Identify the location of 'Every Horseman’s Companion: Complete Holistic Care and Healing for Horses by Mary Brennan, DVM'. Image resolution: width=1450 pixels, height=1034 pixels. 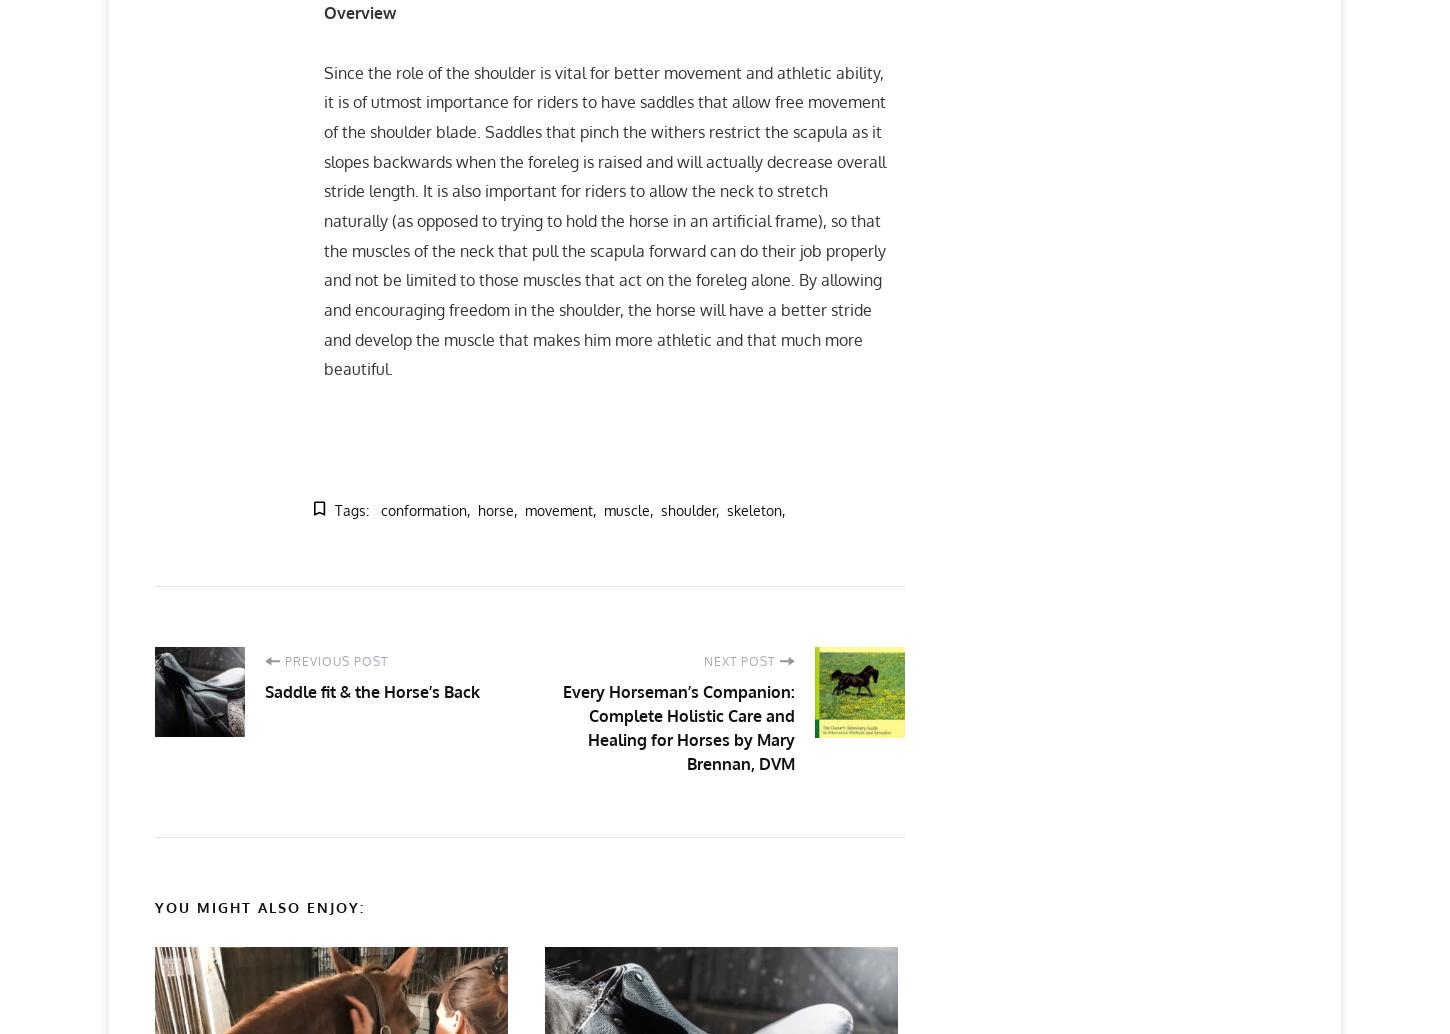
(678, 728).